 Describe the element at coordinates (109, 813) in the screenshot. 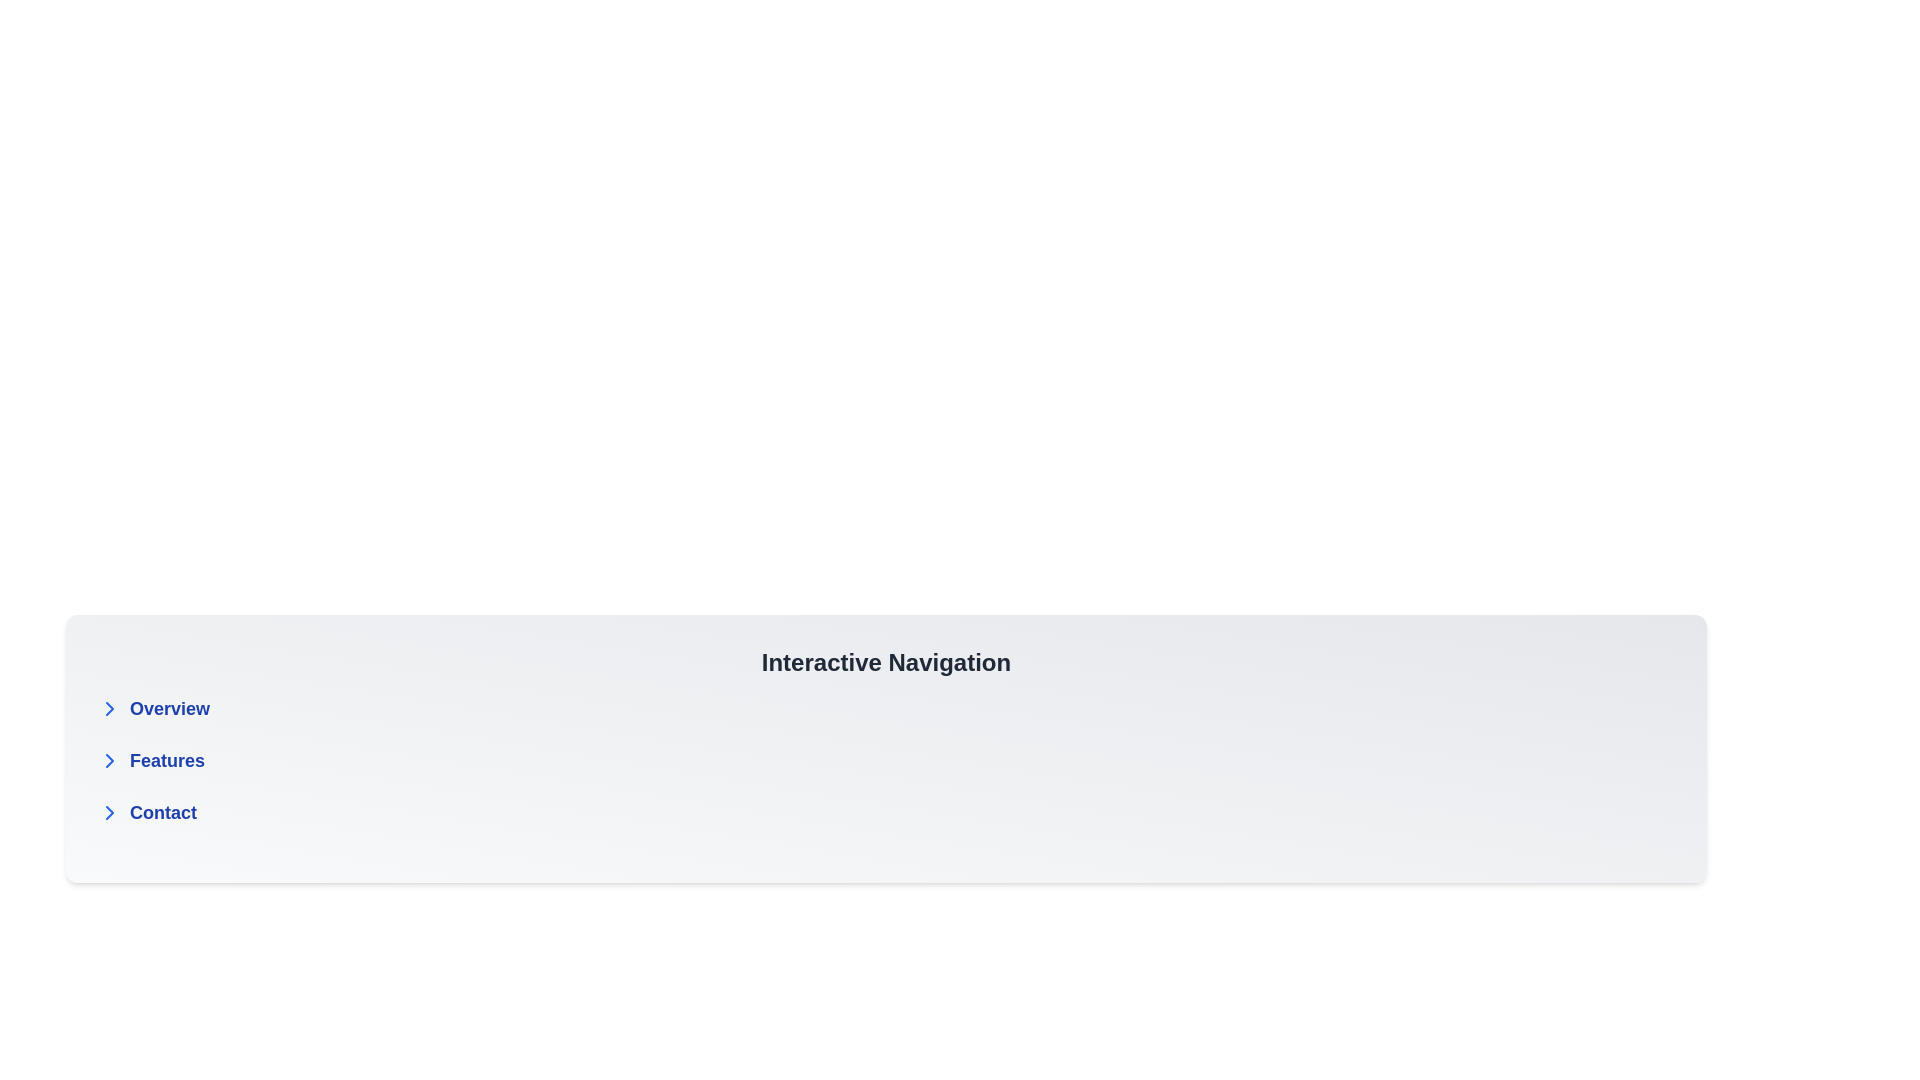

I see `the blue chevron icon that is positioned to the left of the 'Contact' label in the navigation items at the bottom of the page` at that location.